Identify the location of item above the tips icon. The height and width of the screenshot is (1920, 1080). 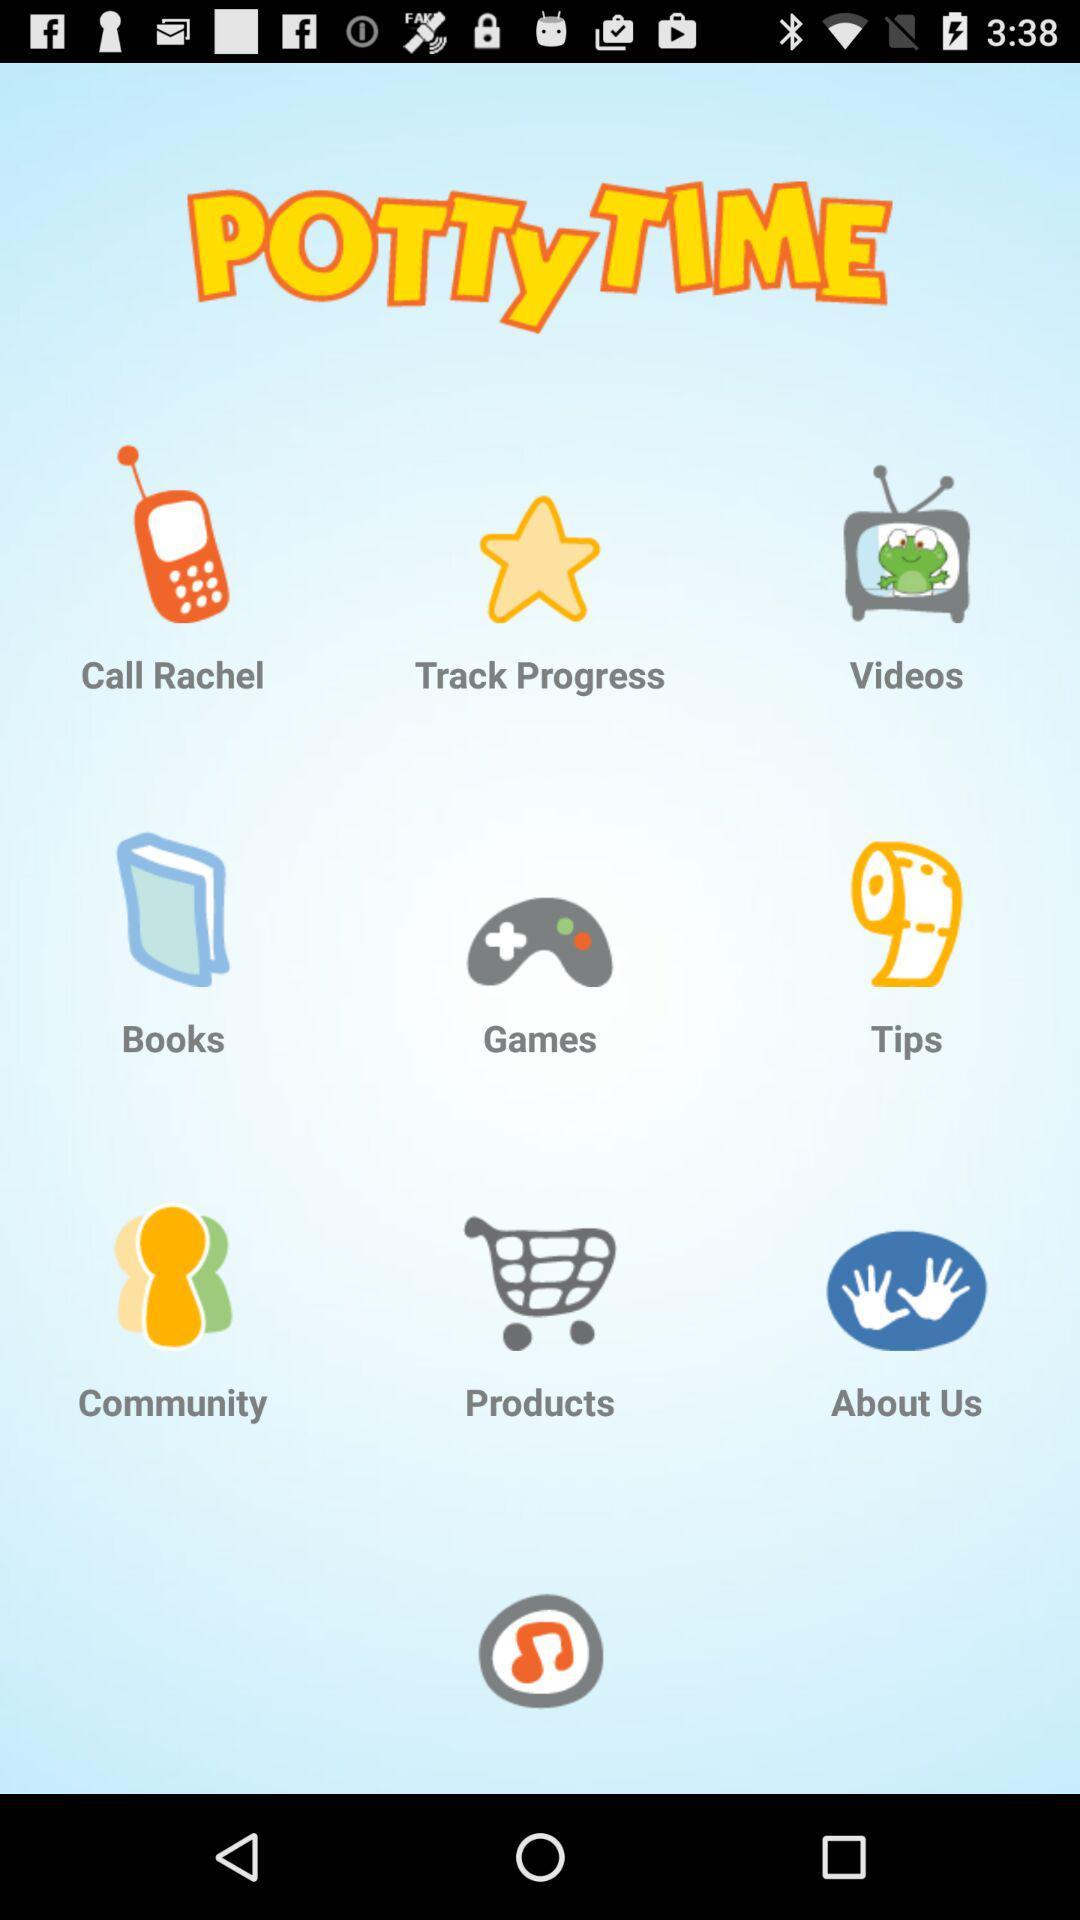
(906, 881).